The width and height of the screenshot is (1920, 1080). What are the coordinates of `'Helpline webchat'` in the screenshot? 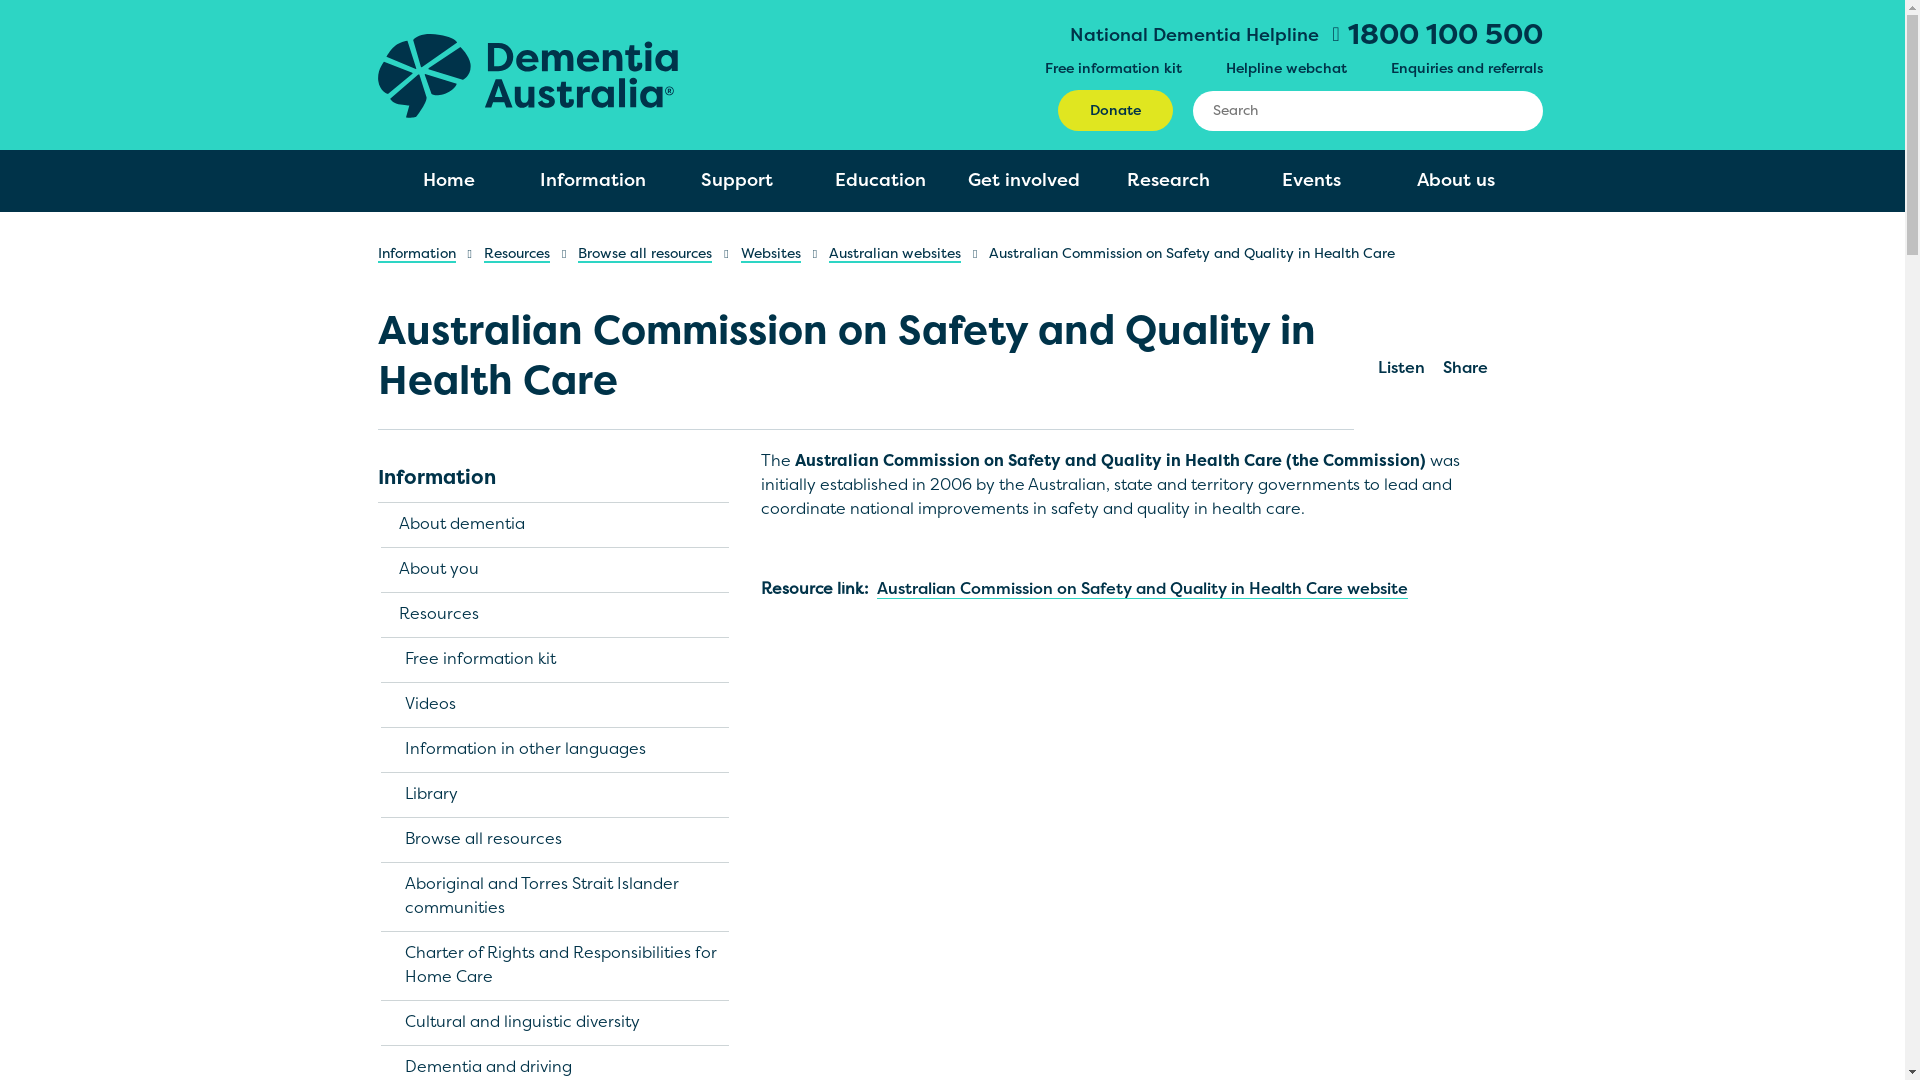 It's located at (1286, 68).